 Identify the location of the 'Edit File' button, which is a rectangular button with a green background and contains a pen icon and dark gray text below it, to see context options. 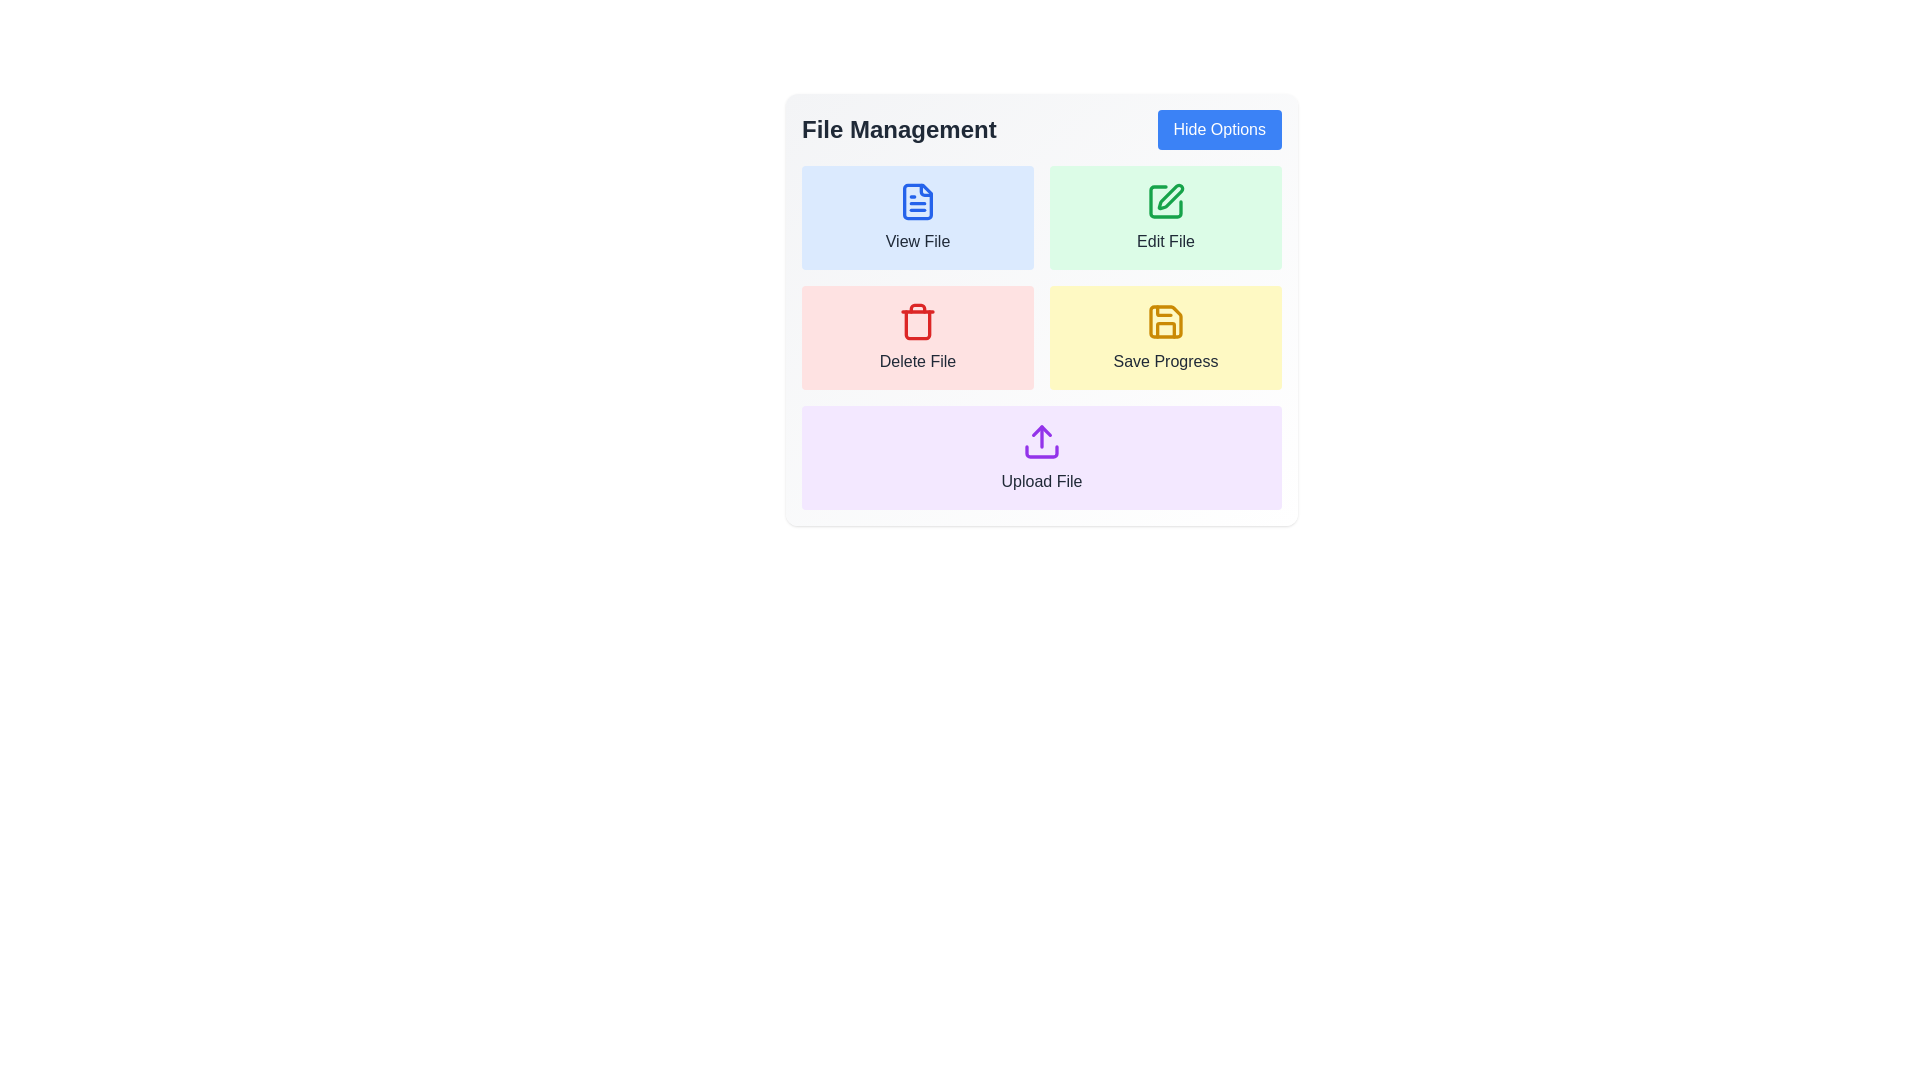
(1166, 218).